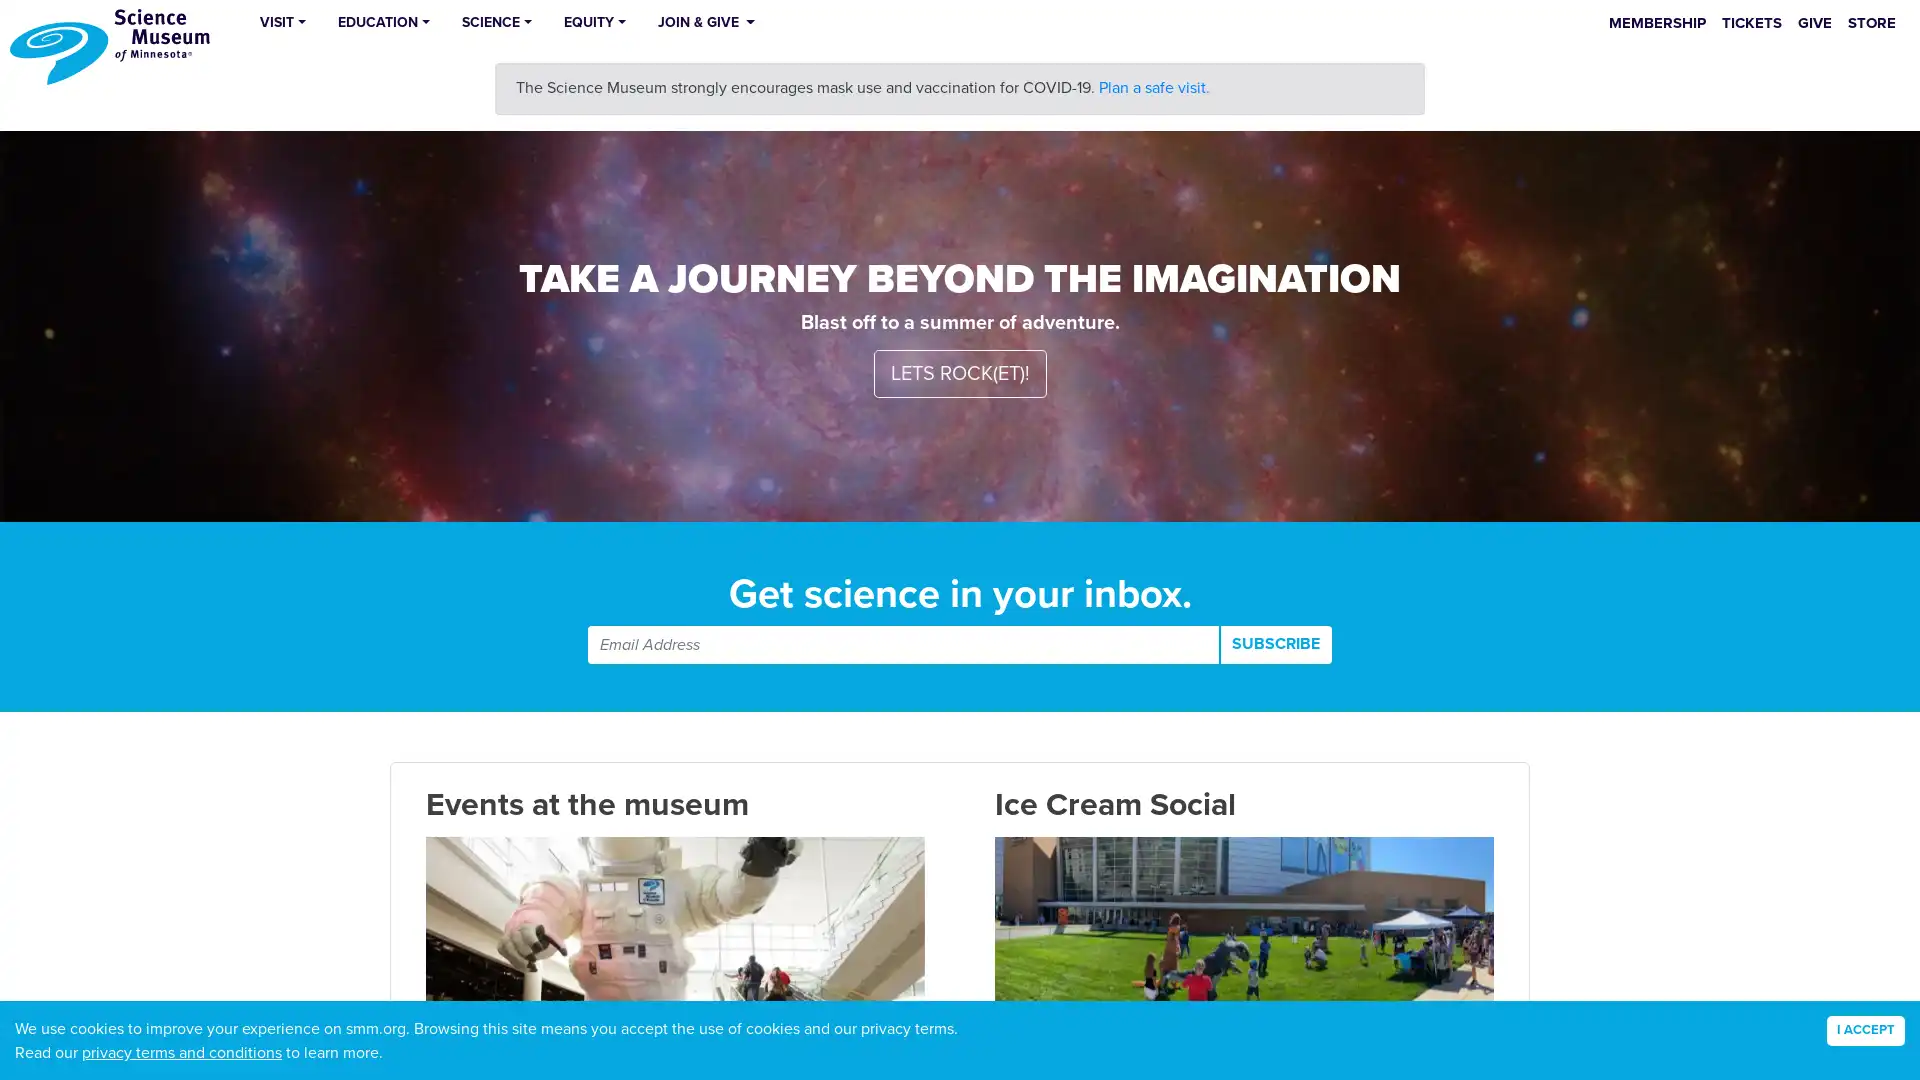  Describe the element at coordinates (958, 374) in the screenshot. I see `LETS ROCK(ET)!` at that location.